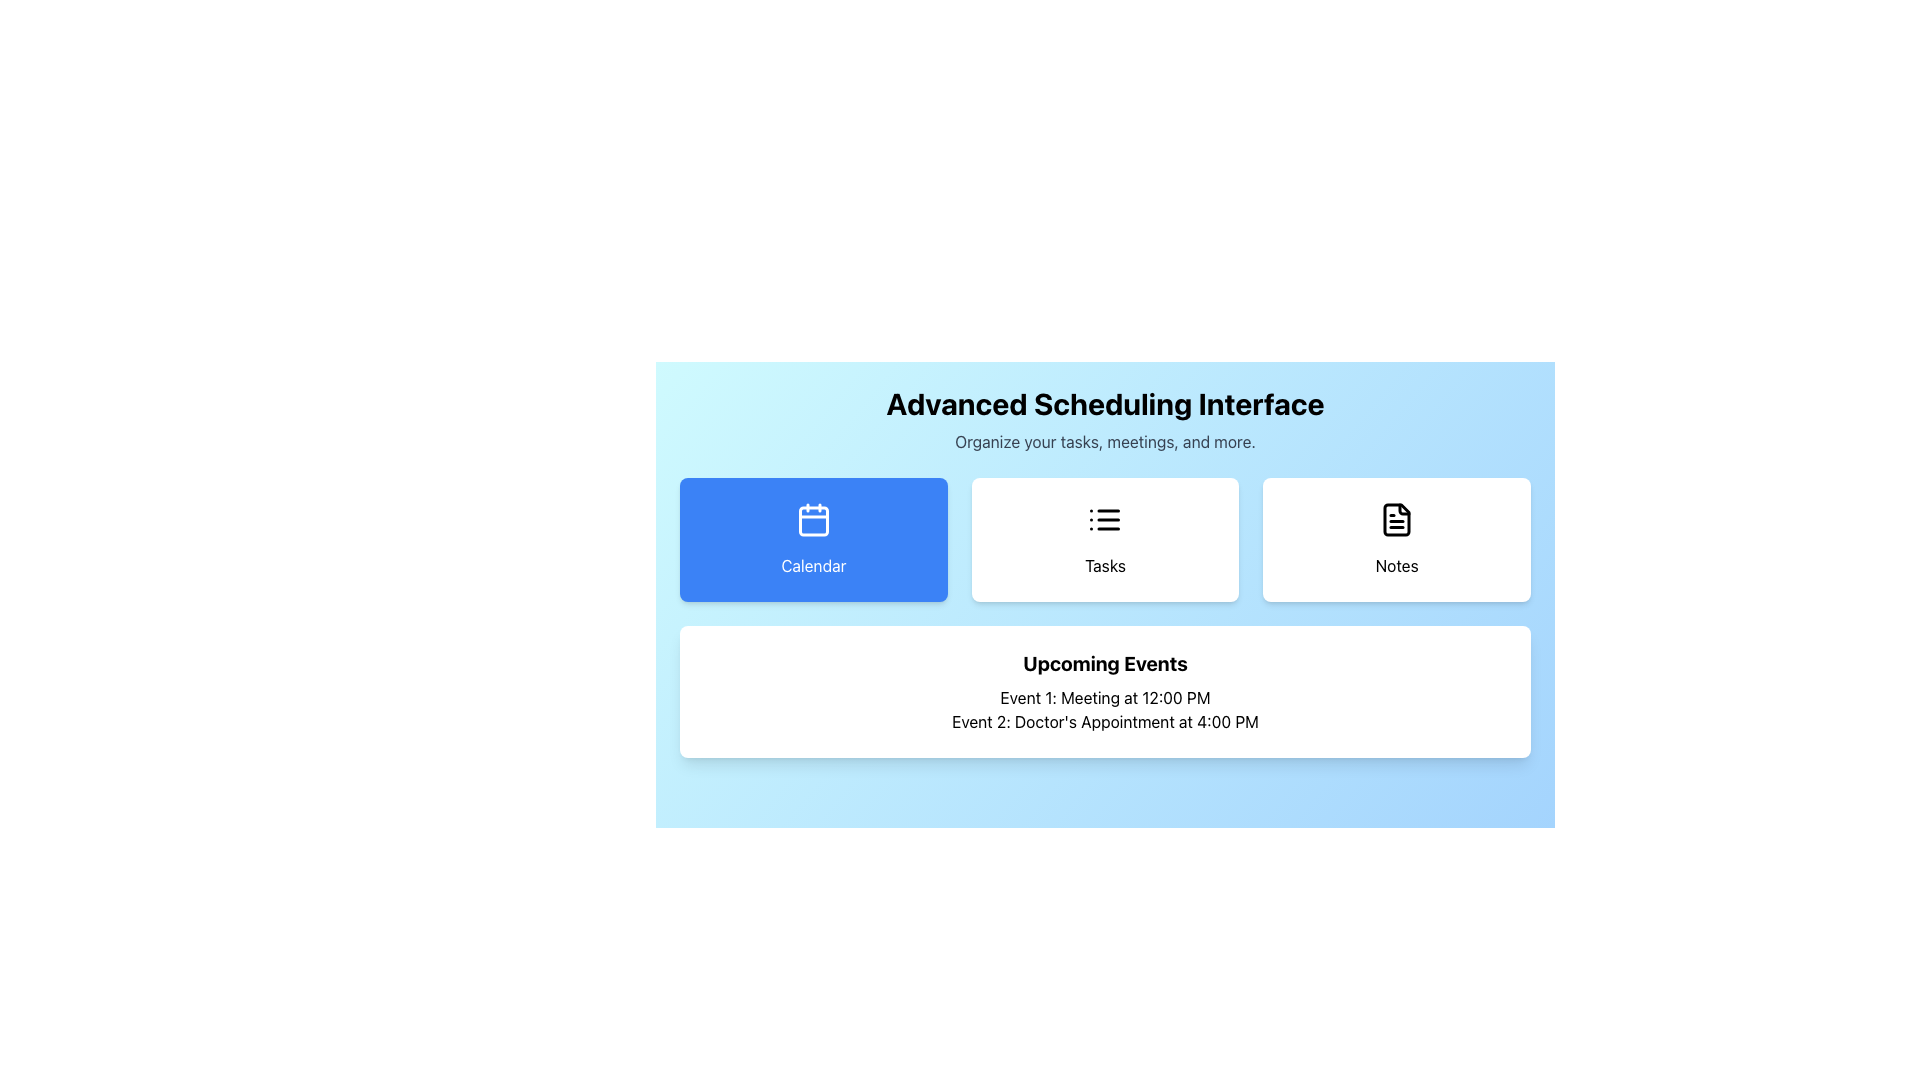 This screenshot has width=1920, height=1080. I want to click on the middle clickable card that serves as a navigational card for accessing tasks in the application, positioned between 'Calendar' and 'Notes', so click(1104, 540).